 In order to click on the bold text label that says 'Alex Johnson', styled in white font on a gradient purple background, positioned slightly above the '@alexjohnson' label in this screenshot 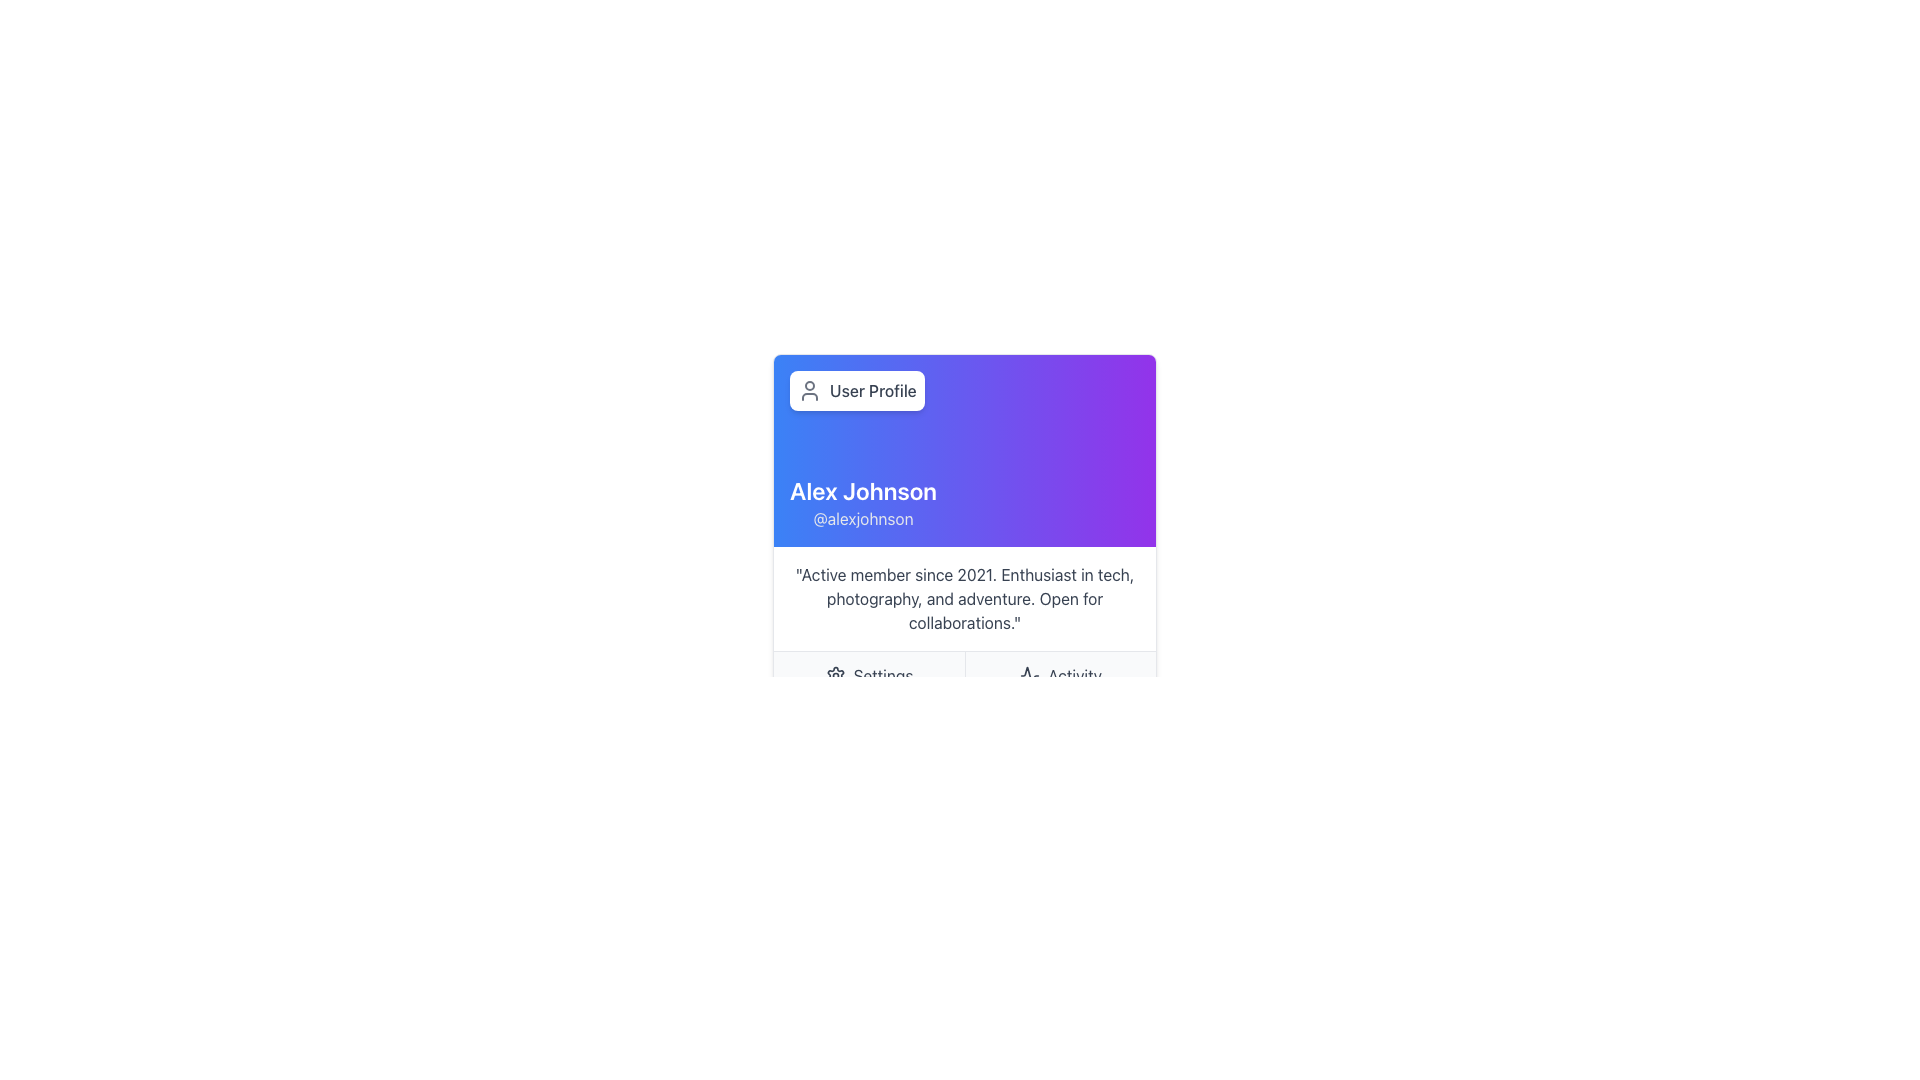, I will do `click(863, 490)`.